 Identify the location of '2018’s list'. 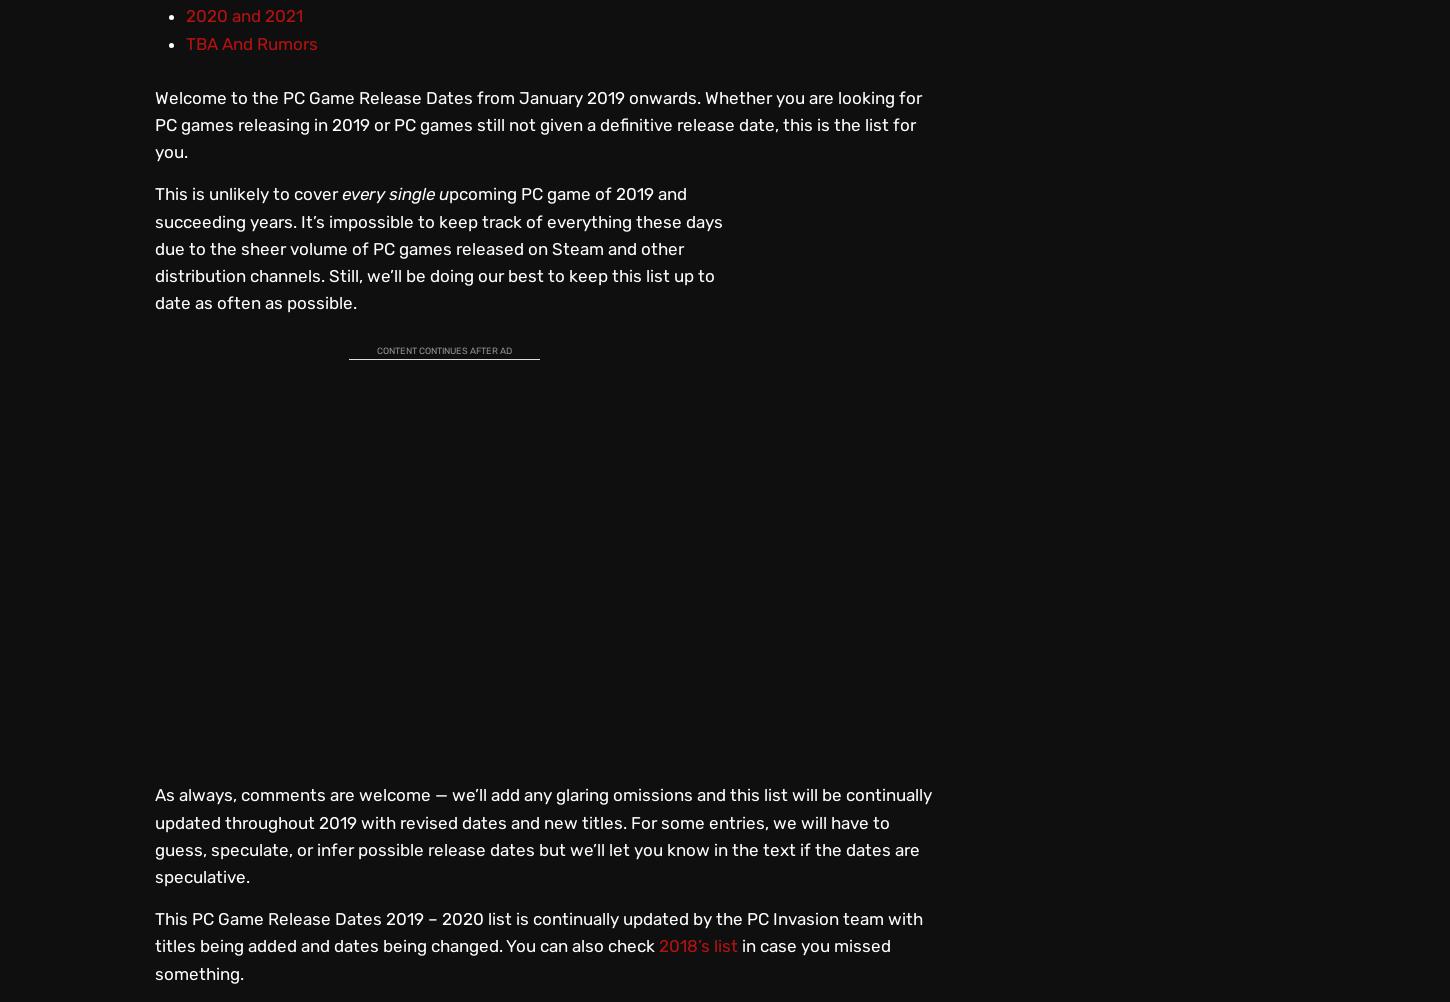
(658, 944).